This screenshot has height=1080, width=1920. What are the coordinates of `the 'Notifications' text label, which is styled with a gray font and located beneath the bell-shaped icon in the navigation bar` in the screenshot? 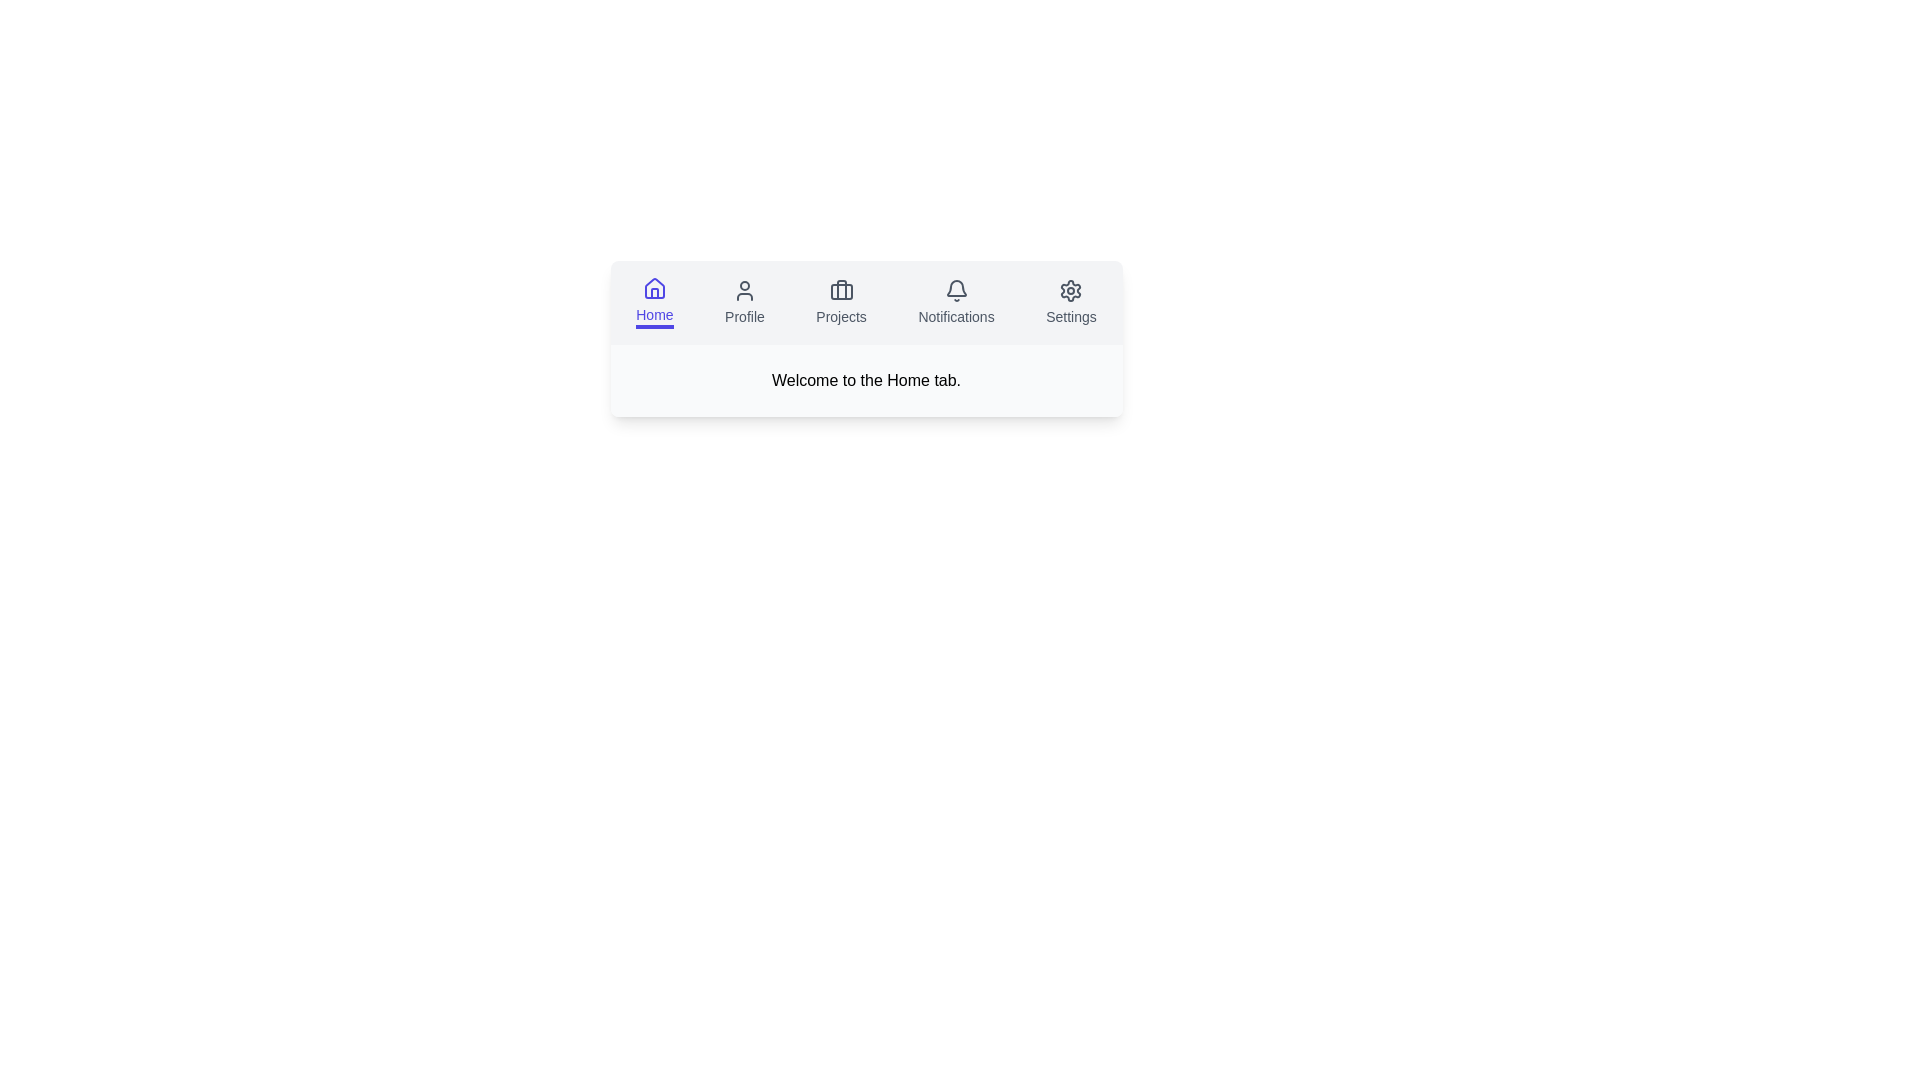 It's located at (955, 315).